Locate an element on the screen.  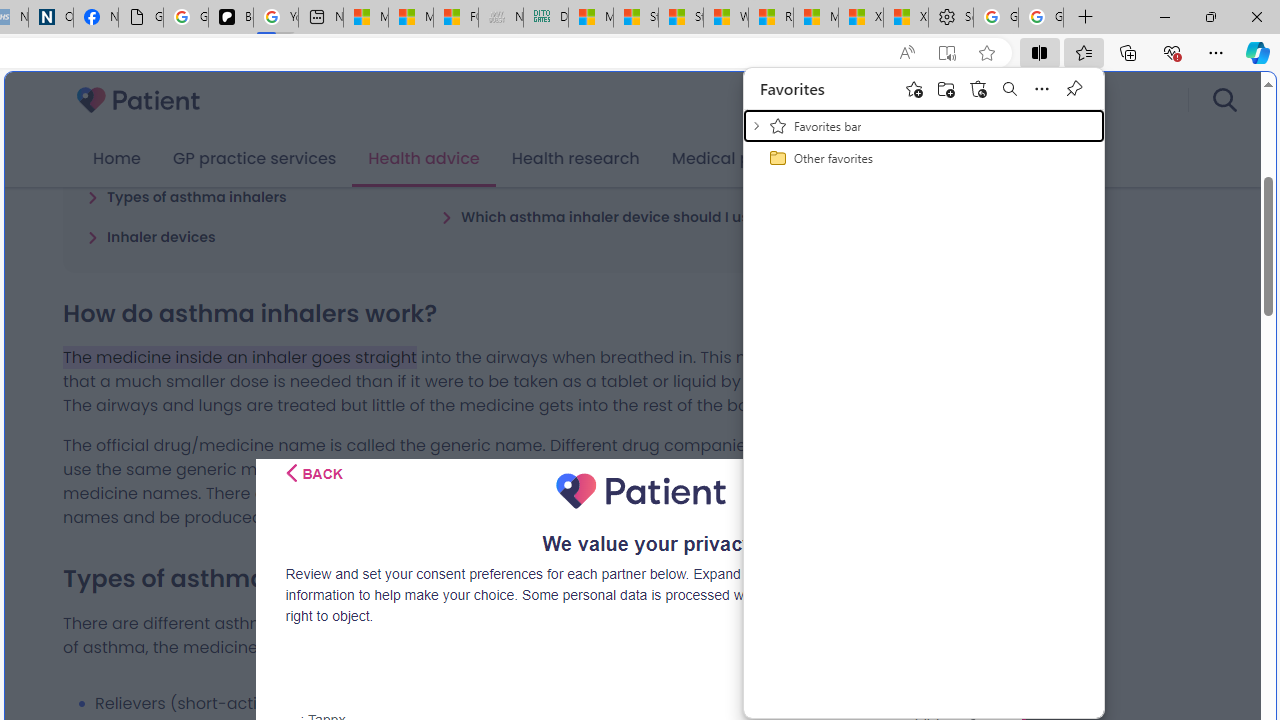
'Health advice' is located at coordinates (423, 158).